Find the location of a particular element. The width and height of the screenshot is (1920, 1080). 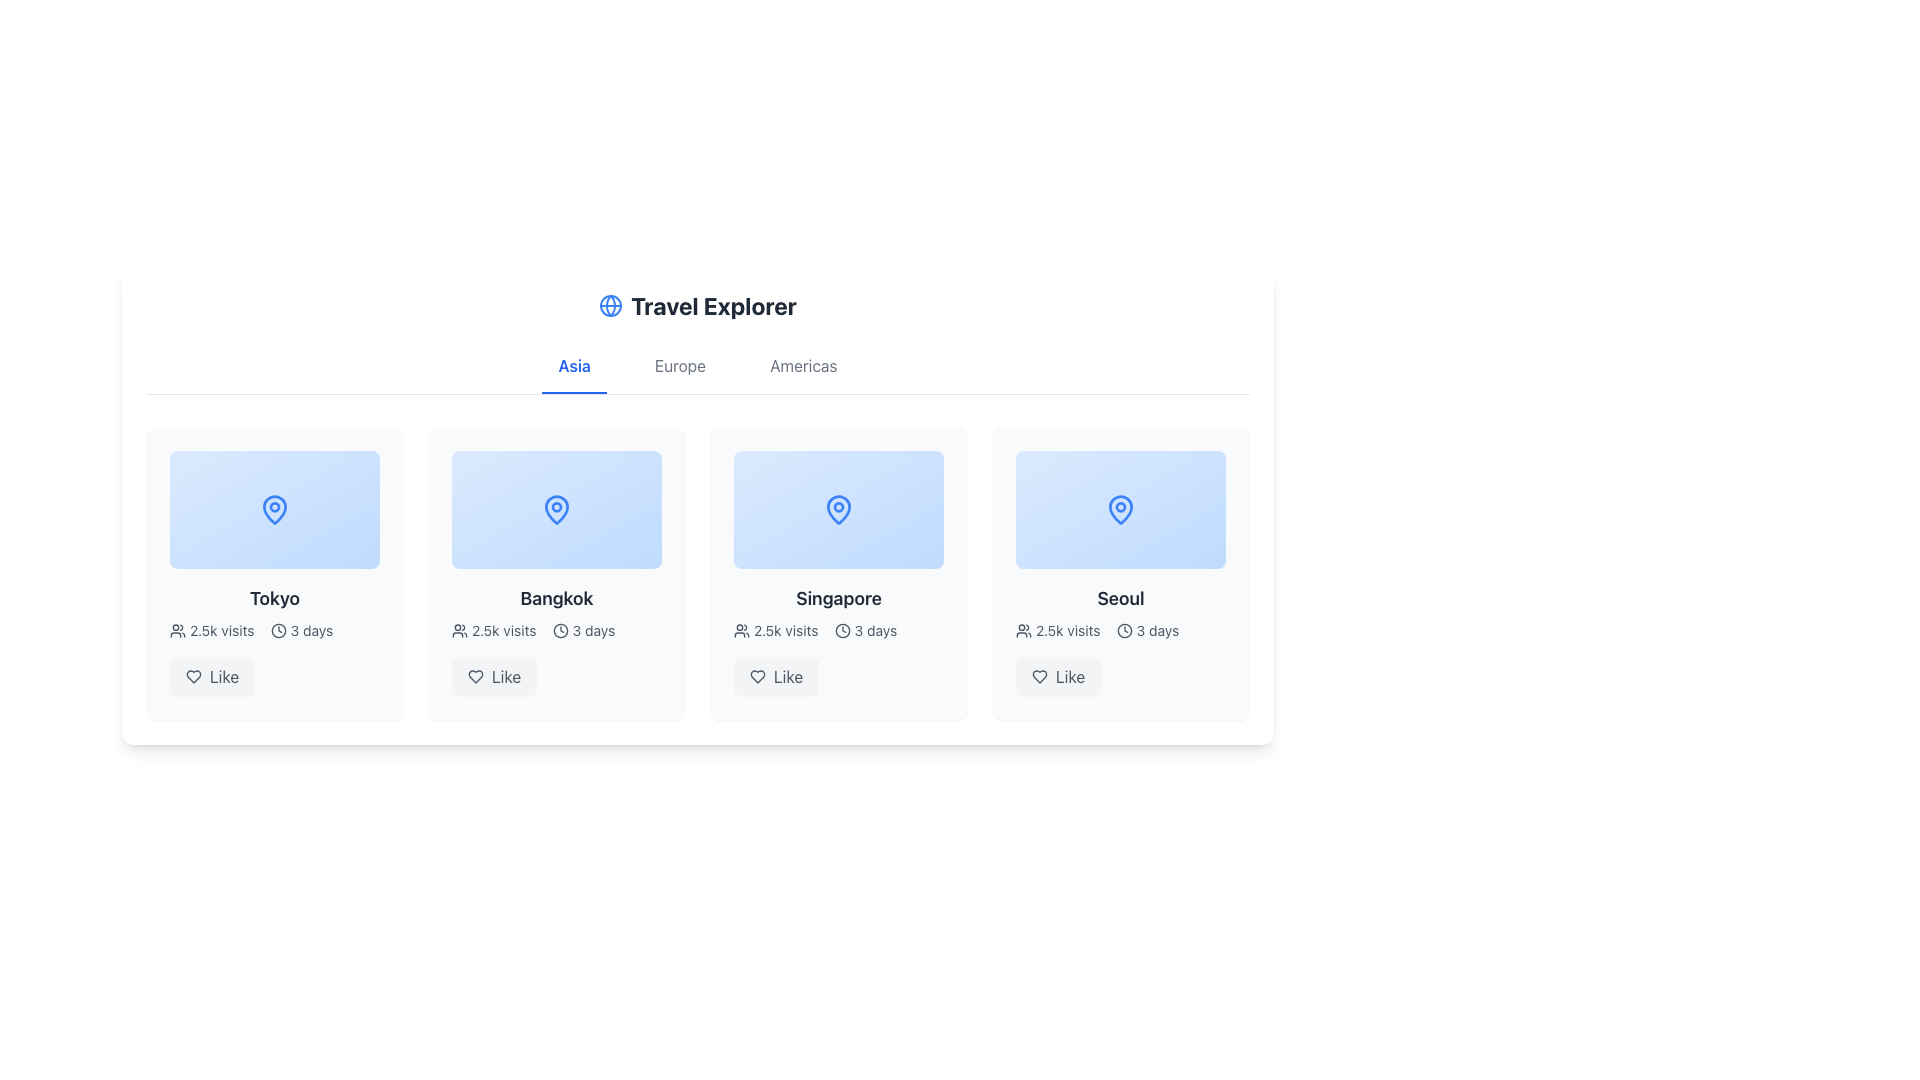

the heart icon located at the bottom section of the 'Seoul' card to express liking the content is located at coordinates (1040, 676).